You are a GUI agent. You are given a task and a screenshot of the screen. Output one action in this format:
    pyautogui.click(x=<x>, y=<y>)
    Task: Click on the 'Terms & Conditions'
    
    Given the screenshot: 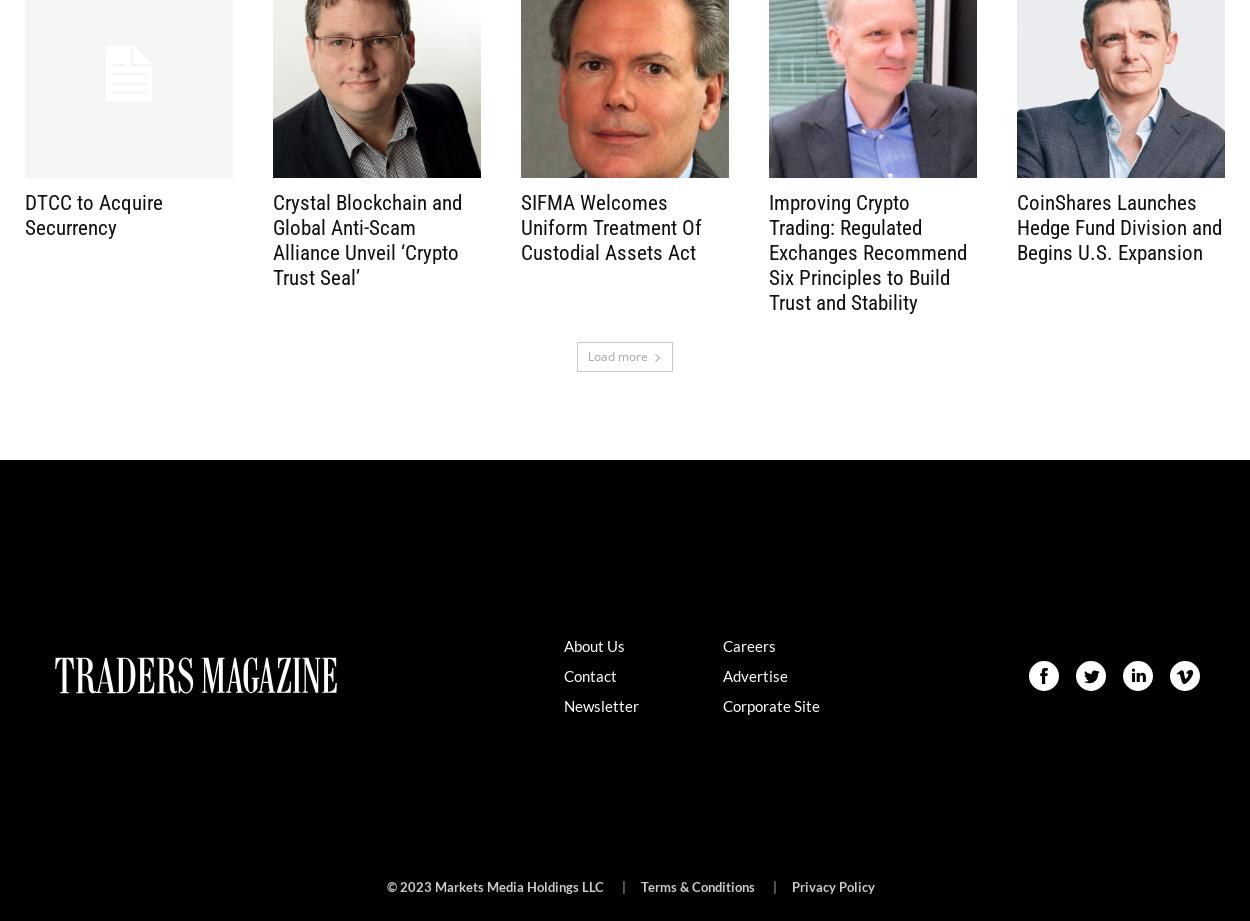 What is the action you would take?
    pyautogui.click(x=697, y=885)
    